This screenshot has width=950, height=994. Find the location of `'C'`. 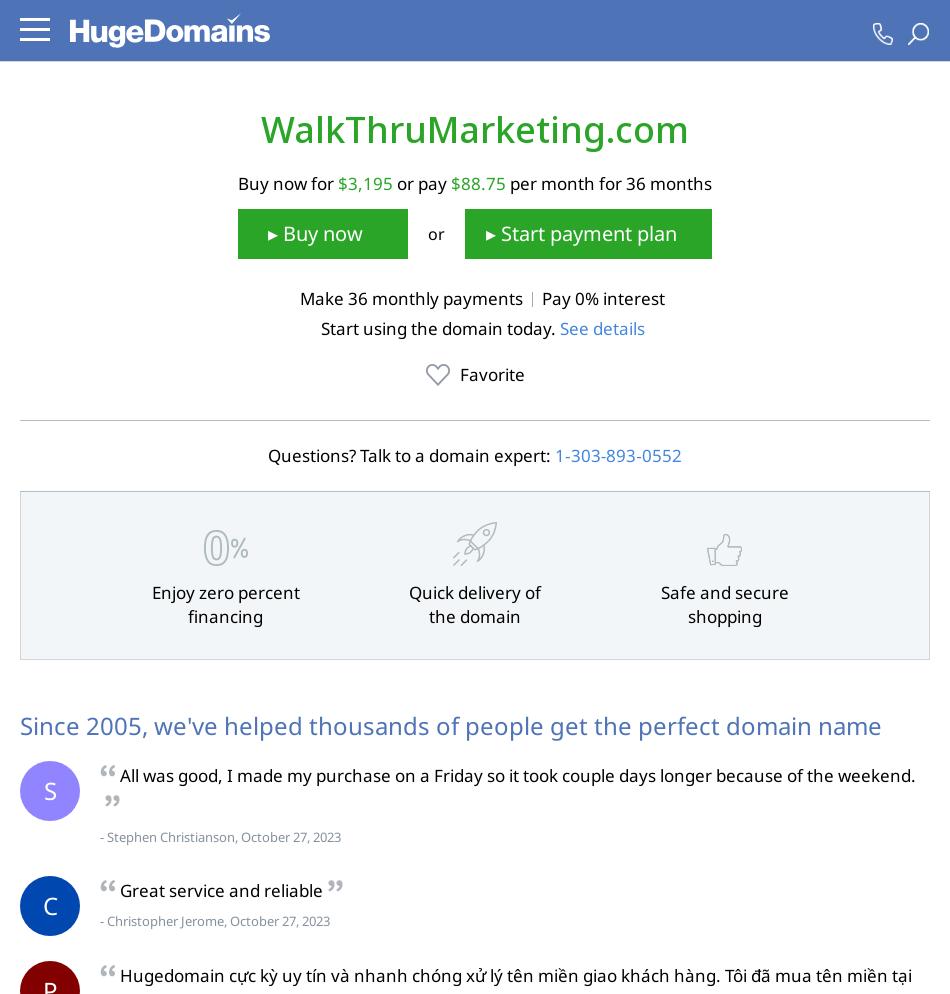

'C' is located at coordinates (49, 903).